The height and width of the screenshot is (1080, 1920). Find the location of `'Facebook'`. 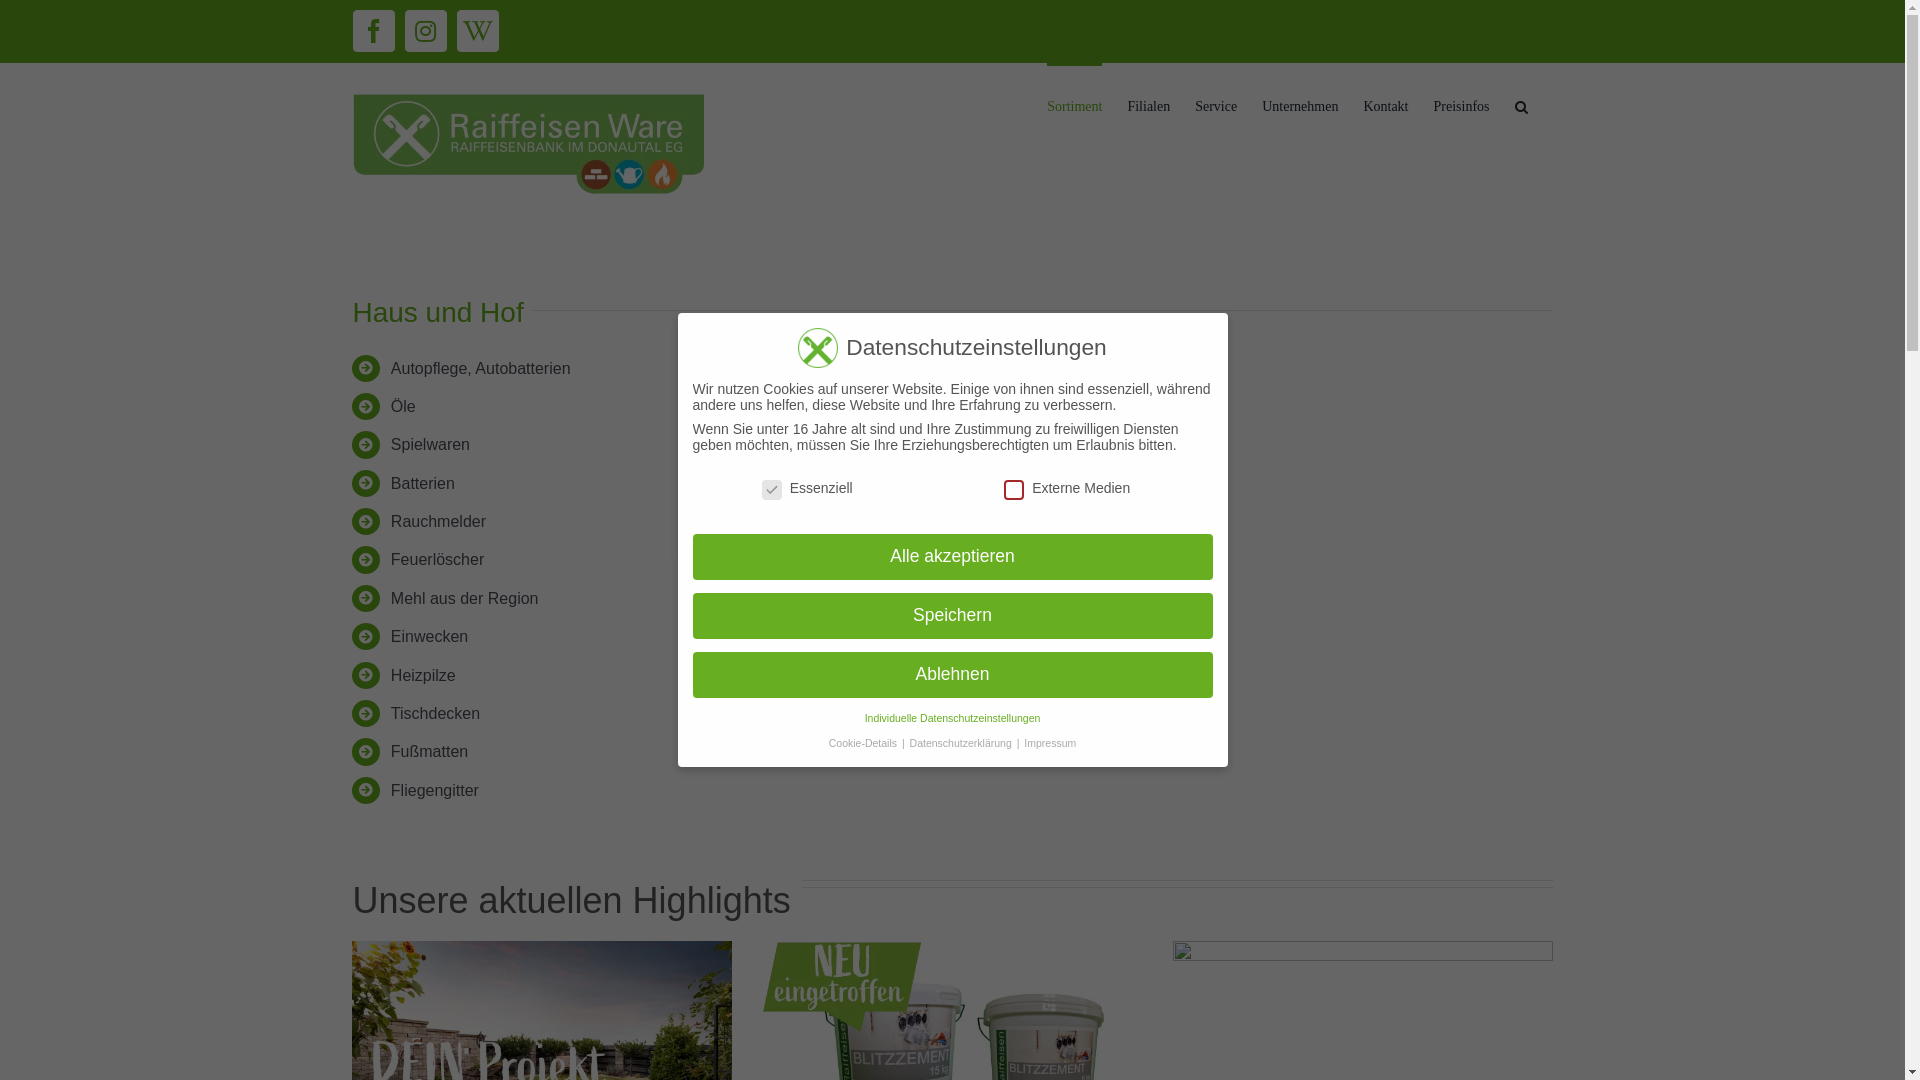

'Facebook' is located at coordinates (351, 30).